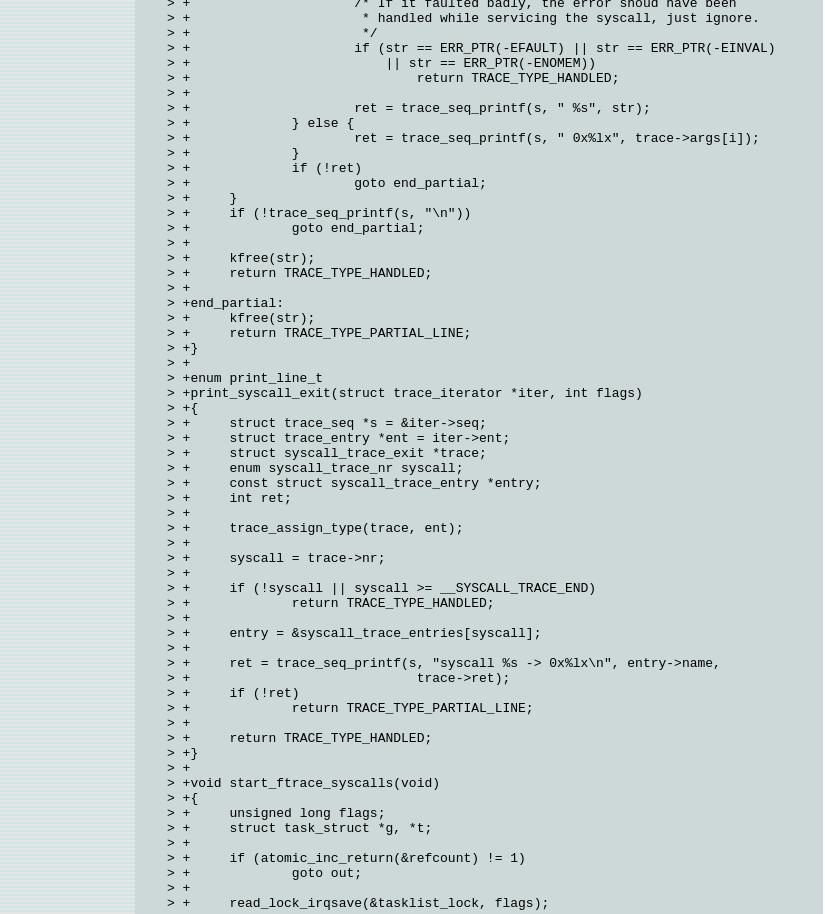 This screenshot has height=914, width=825. Describe the element at coordinates (469, 47) in the screenshot. I see `'> +			if (str == ERR_PTR(-EFAULT) || str == ERR_PTR(-EINVAL)'` at that location.